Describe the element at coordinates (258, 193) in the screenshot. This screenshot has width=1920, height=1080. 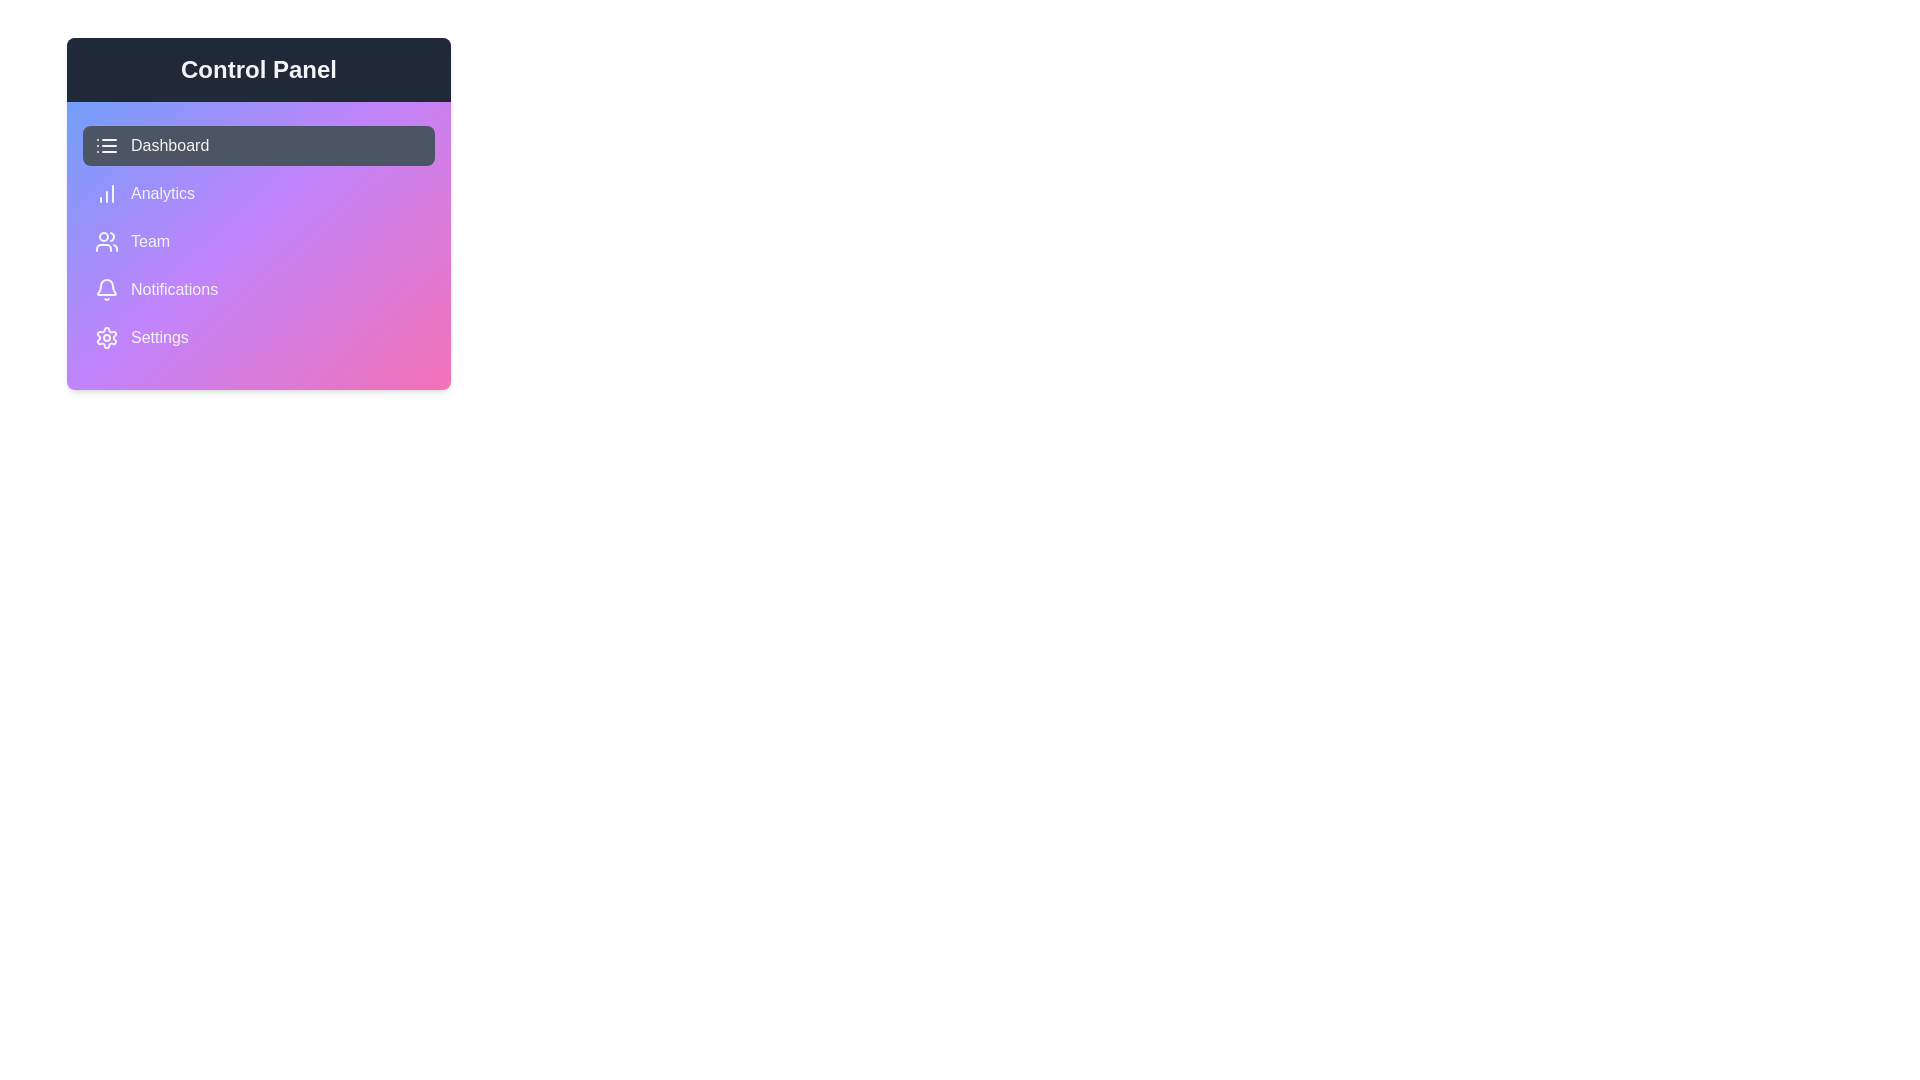
I see `the second navigation menu item in the vertical panel` at that location.